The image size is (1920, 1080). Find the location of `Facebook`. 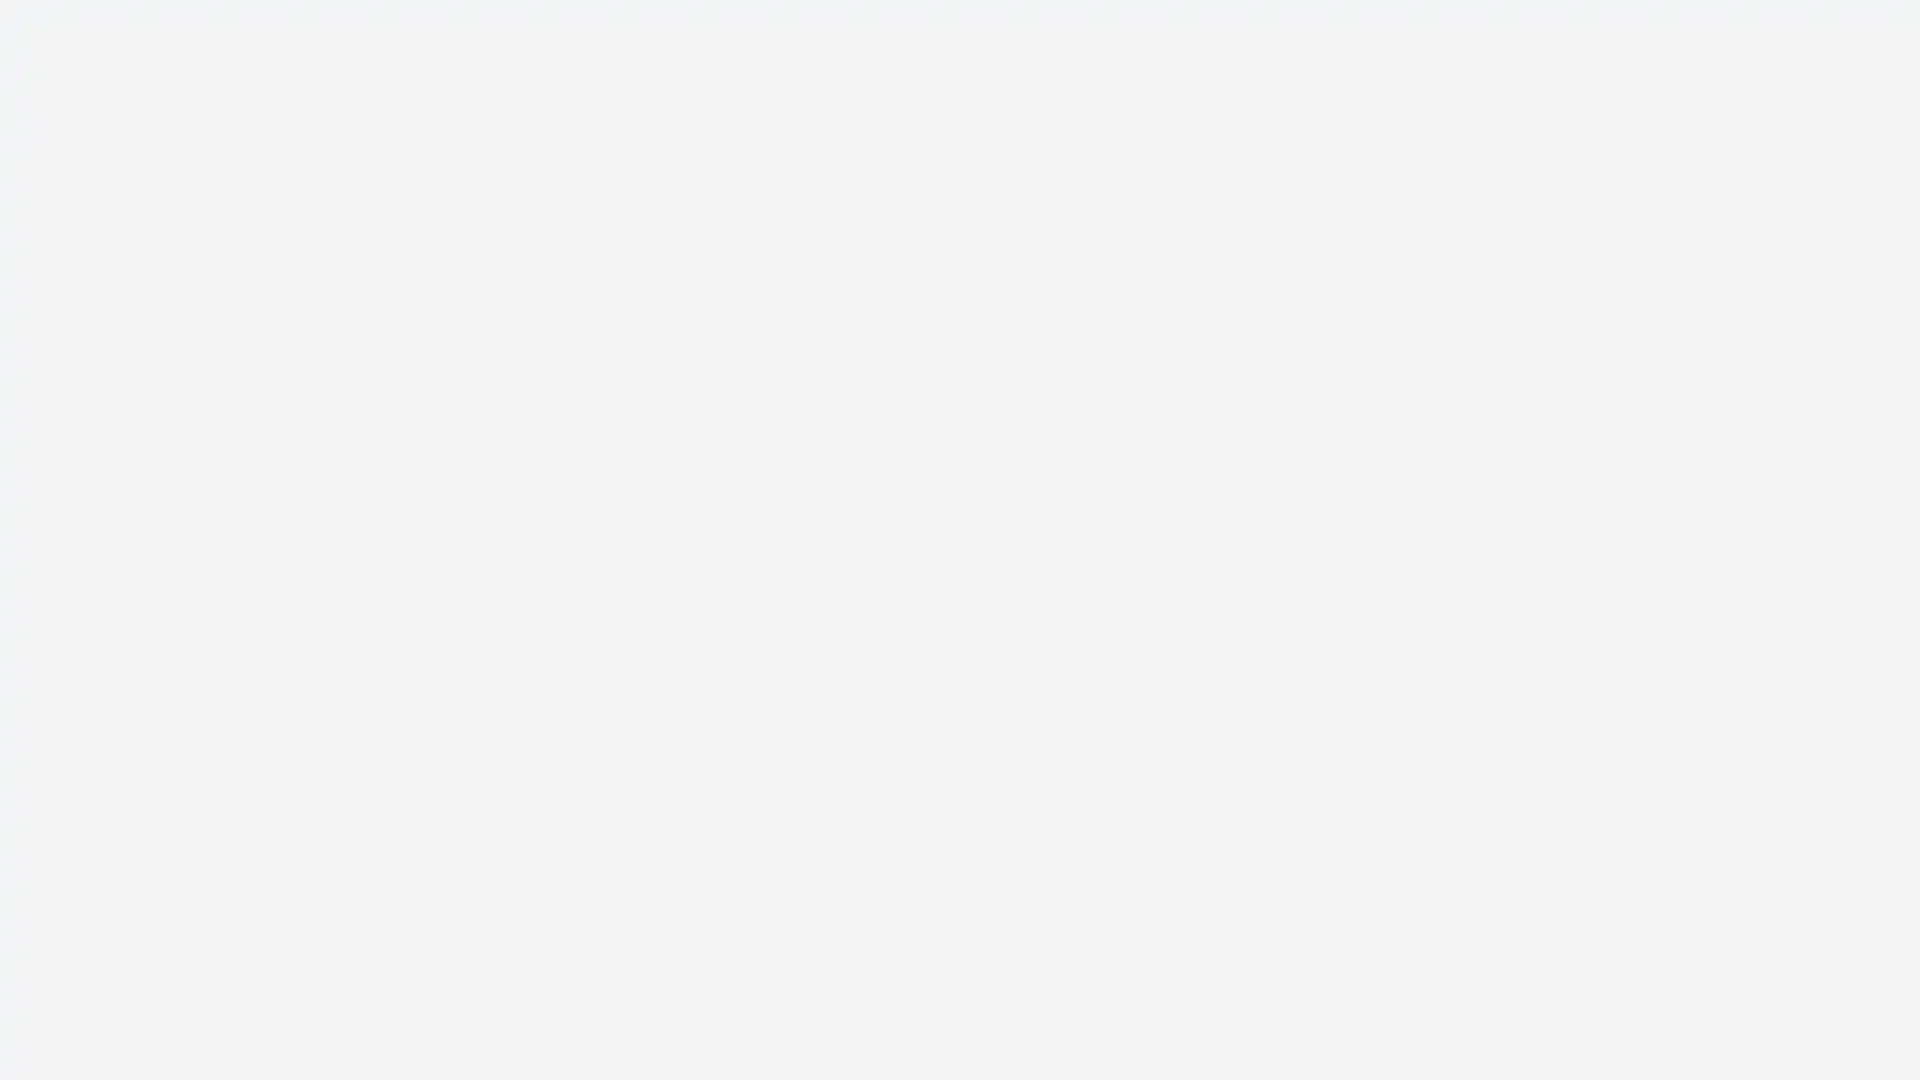

Facebook is located at coordinates (842, 200).